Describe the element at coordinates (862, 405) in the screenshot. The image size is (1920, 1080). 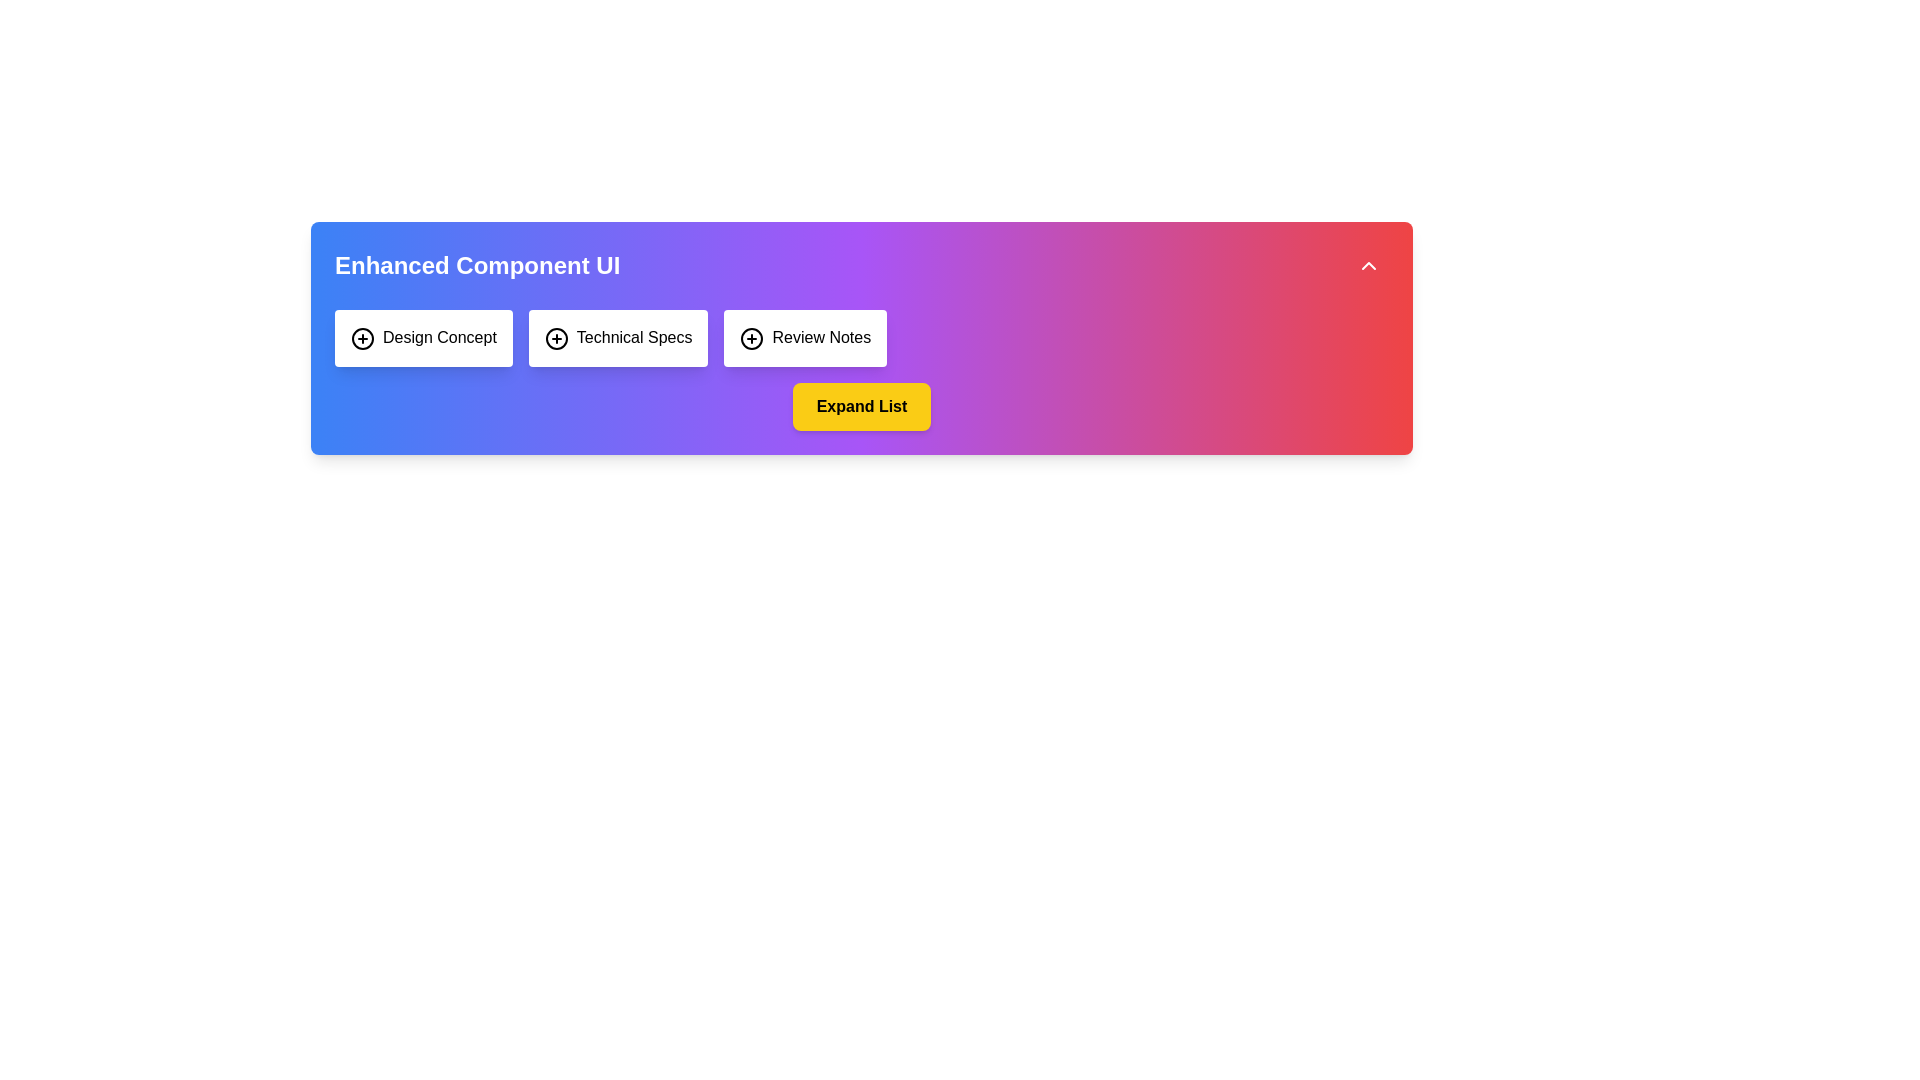
I see `the button with a yellow background and bold black text that reads 'Expand List'` at that location.